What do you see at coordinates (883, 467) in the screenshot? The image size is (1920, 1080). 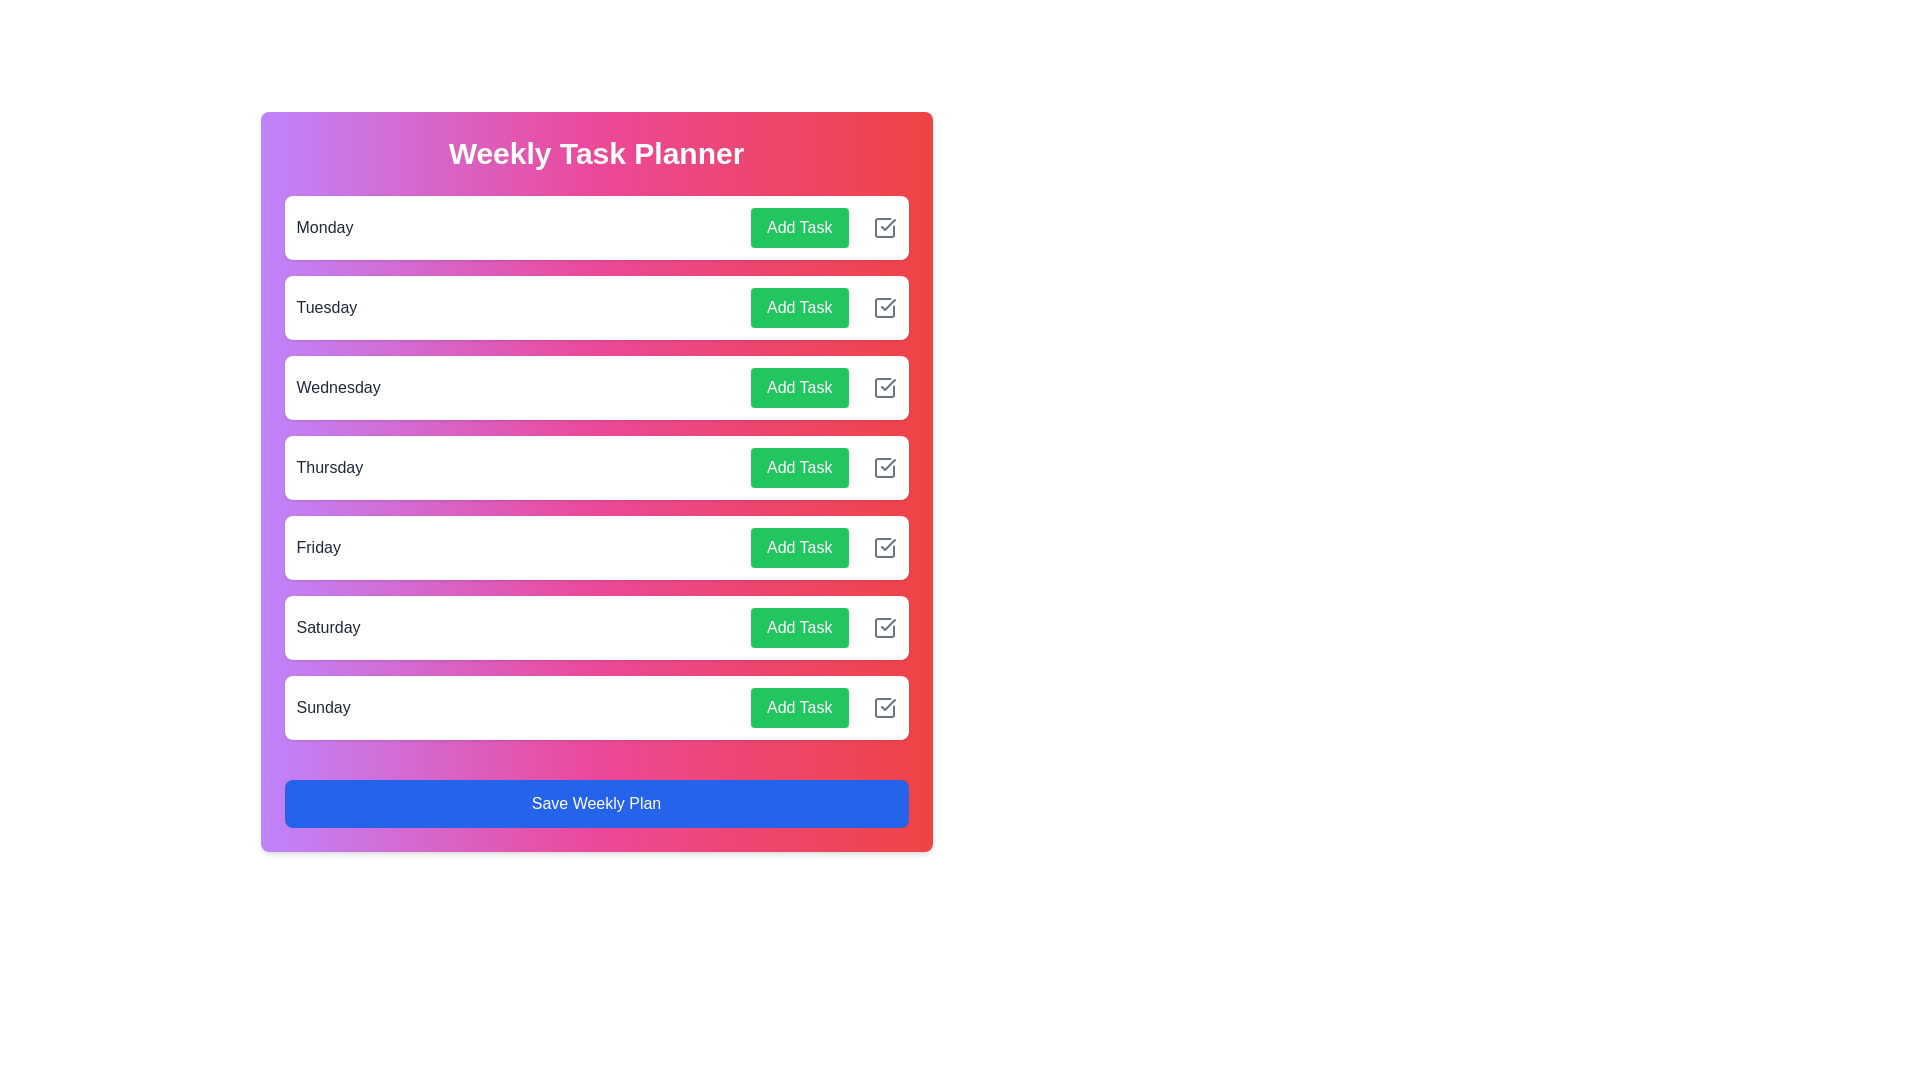 I see `the checkbox icon for Thursday to mark the task as completed` at bounding box center [883, 467].